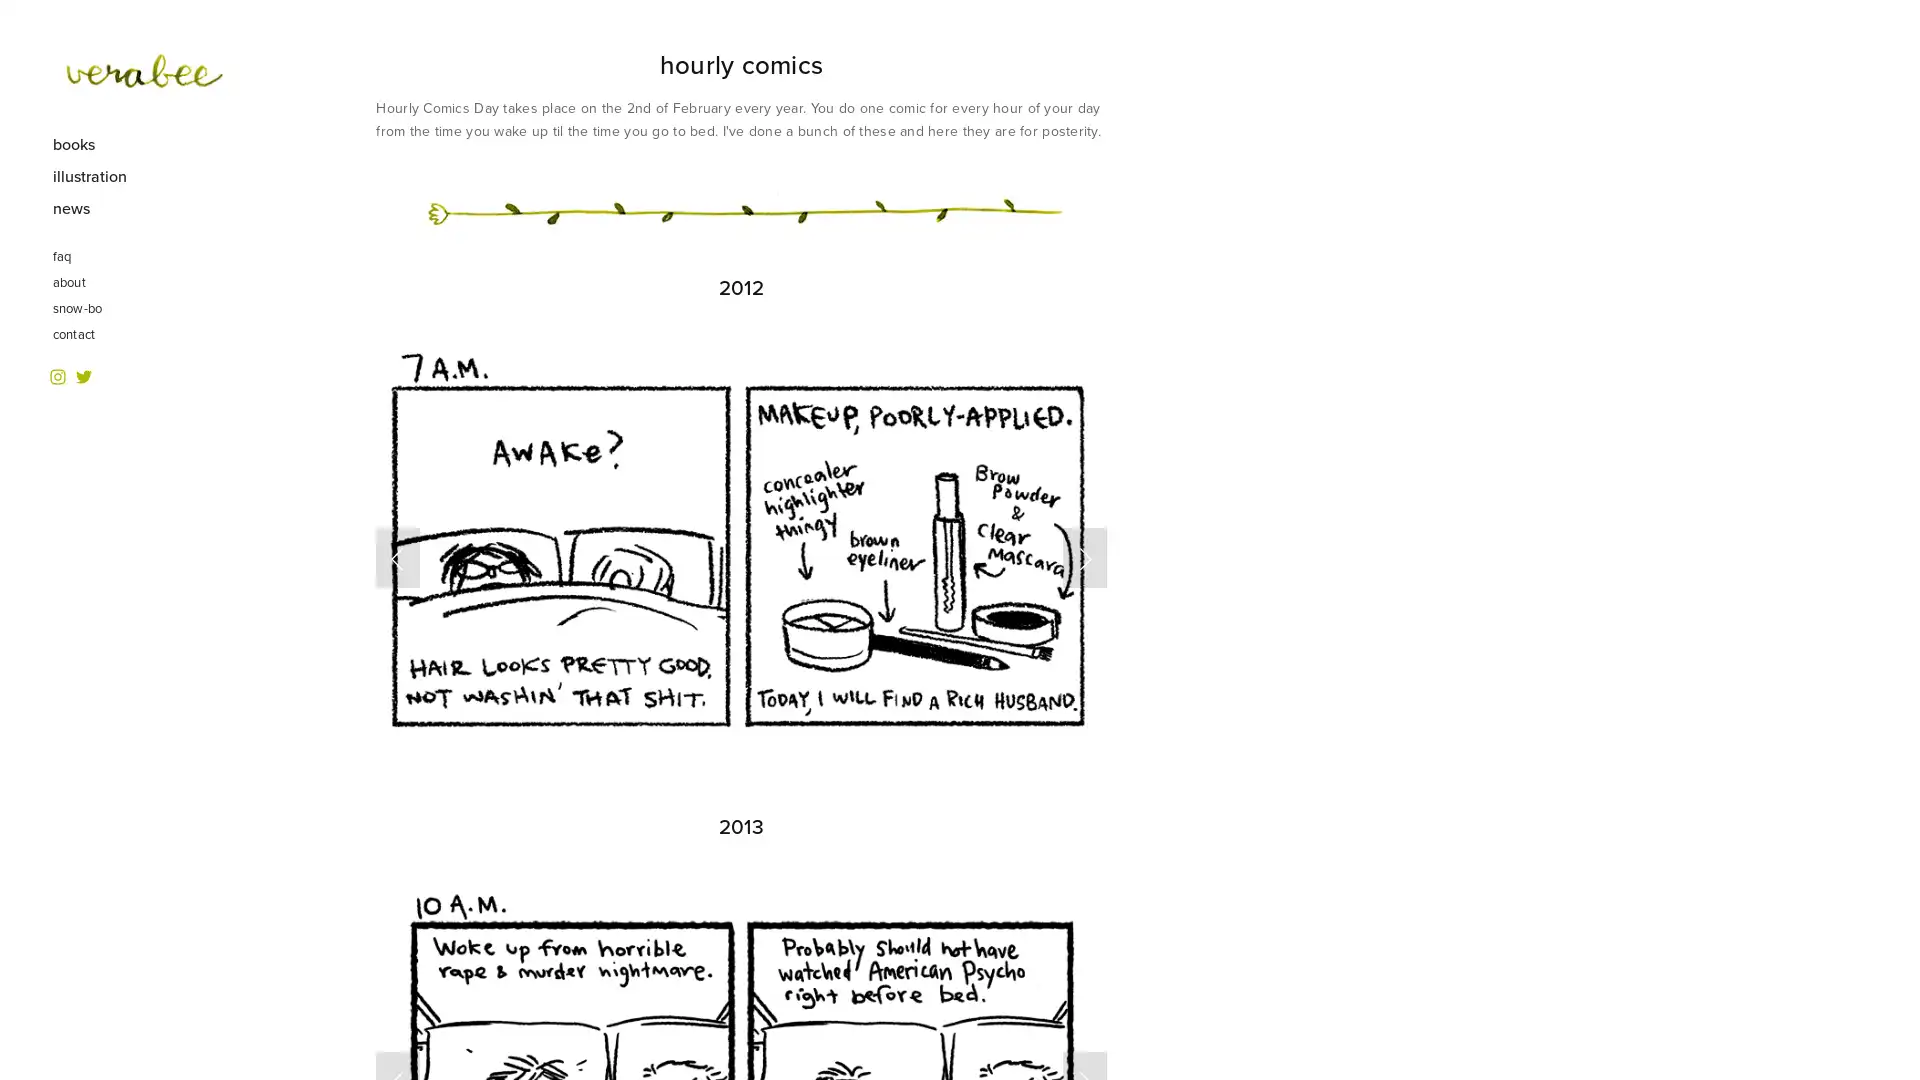  I want to click on Previous Slide, so click(398, 558).